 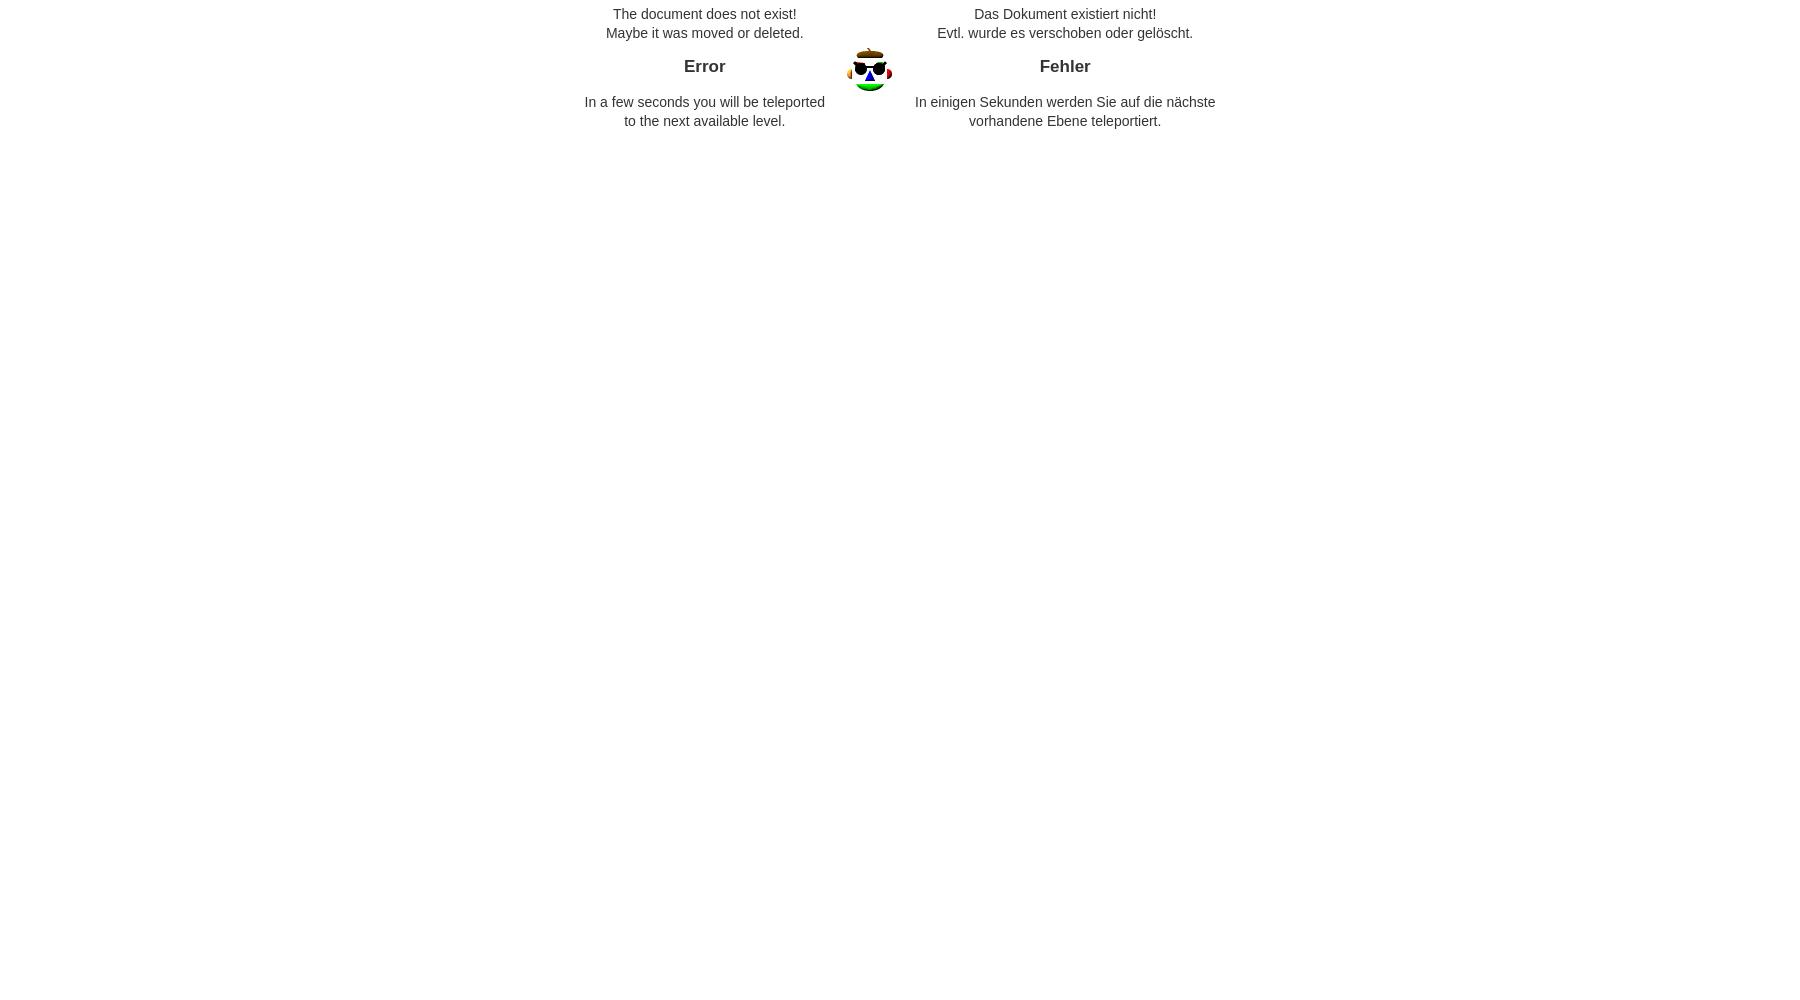 What do you see at coordinates (1064, 65) in the screenshot?
I see `'Fehler'` at bounding box center [1064, 65].